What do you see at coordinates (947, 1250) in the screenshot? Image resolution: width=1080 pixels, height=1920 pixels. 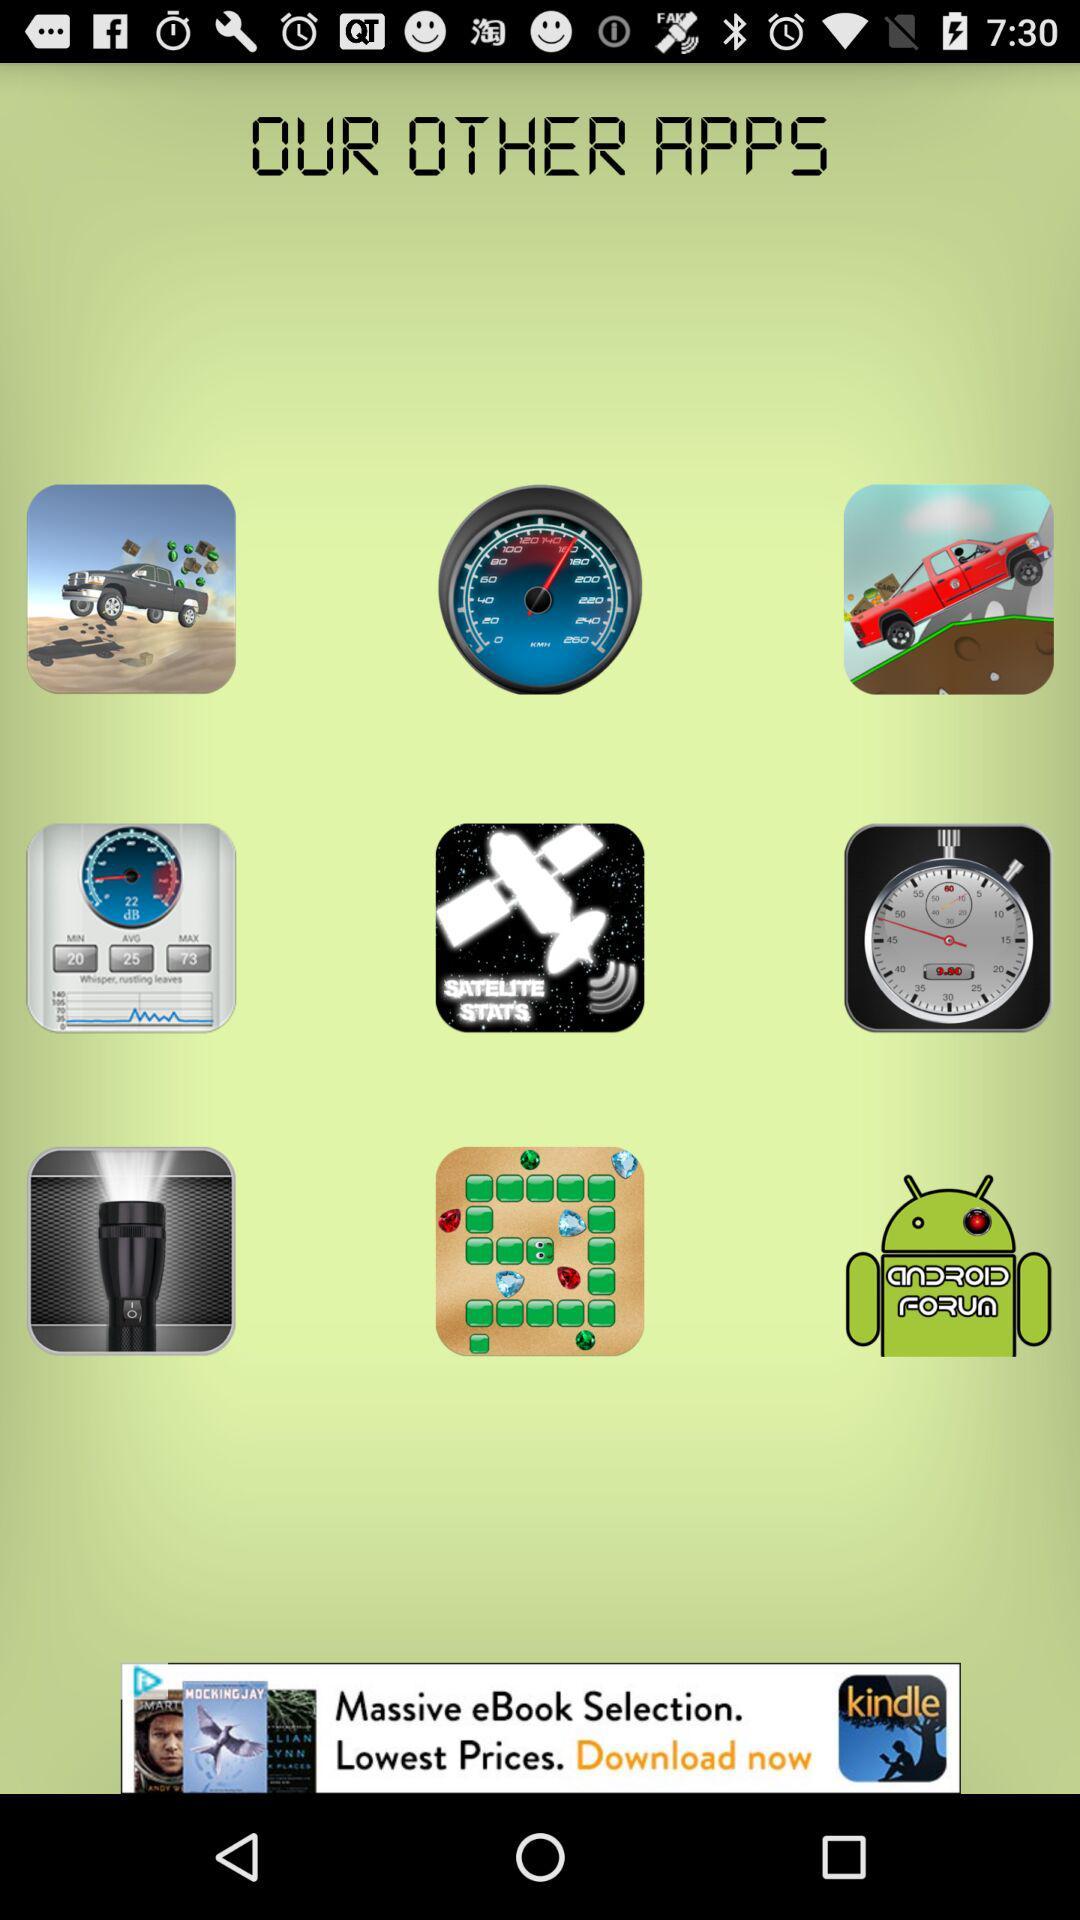 I see `open android forum app` at bounding box center [947, 1250].